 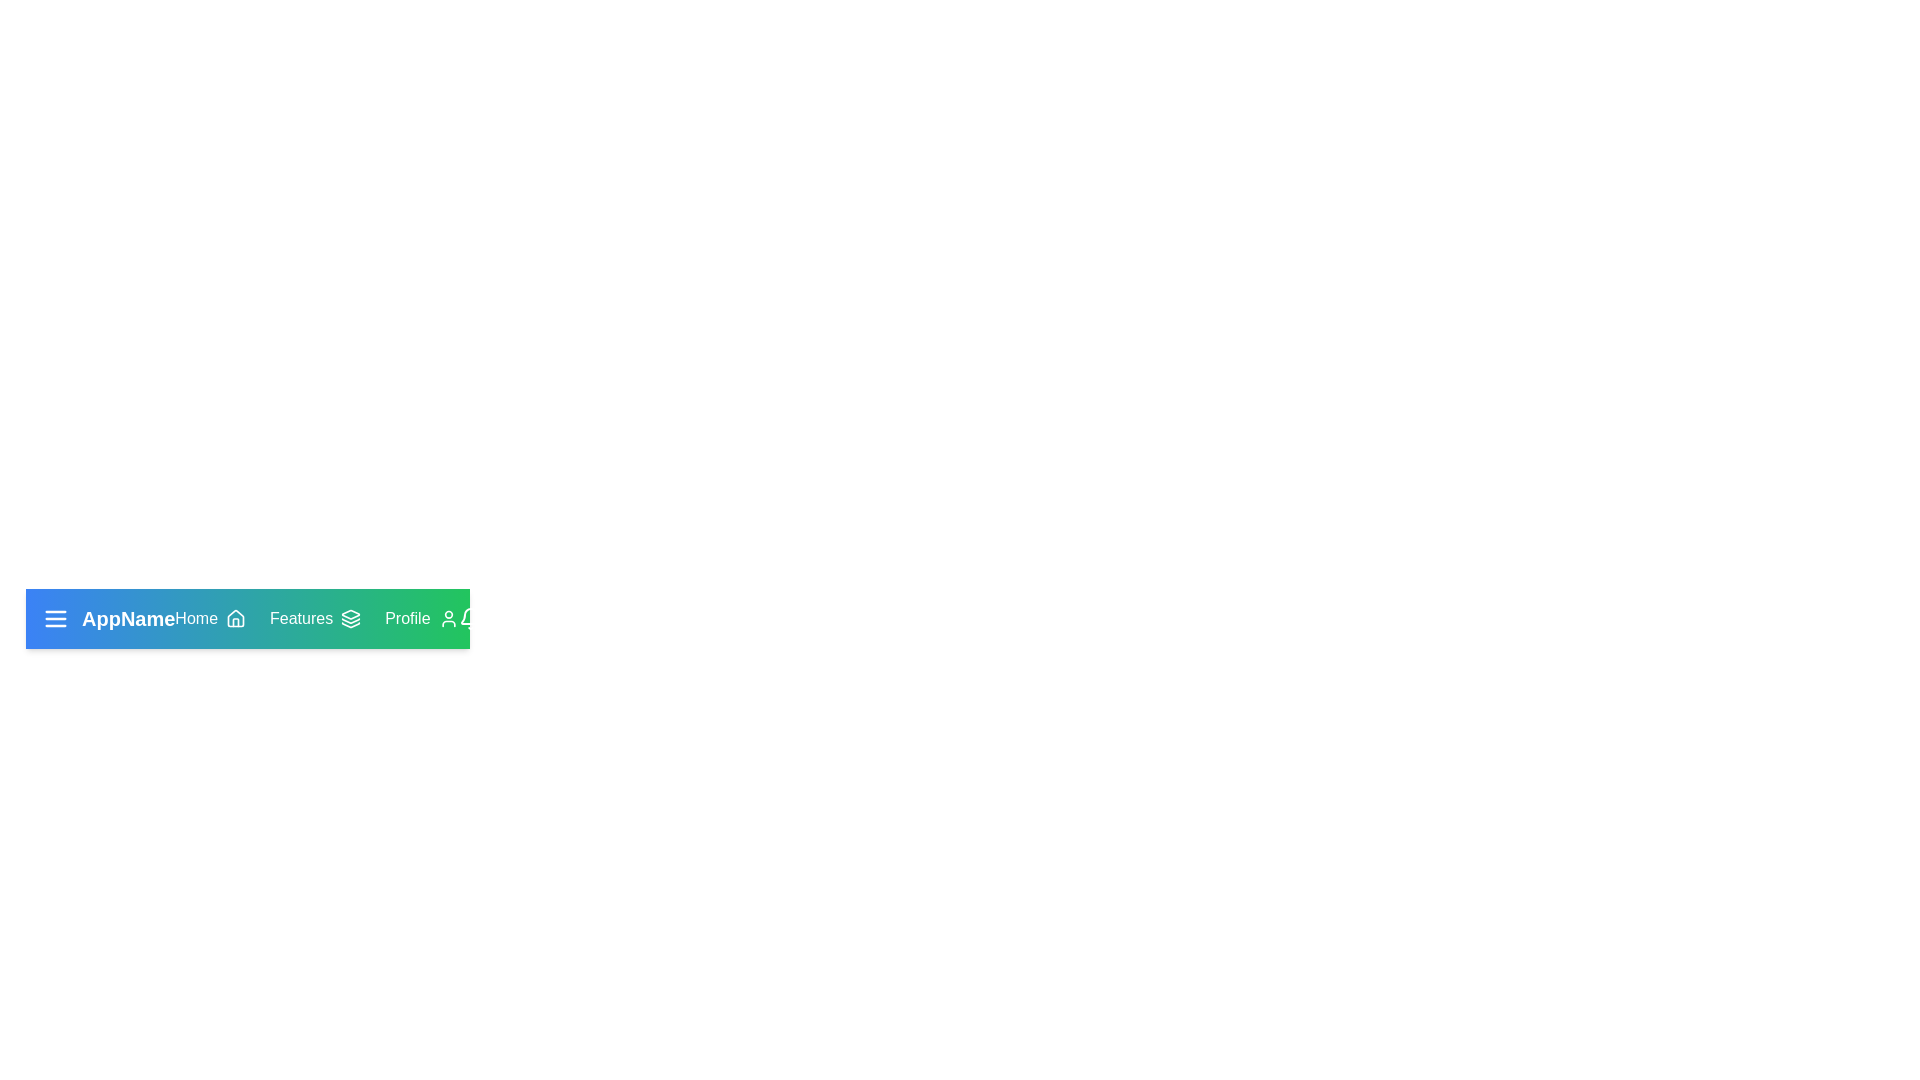 I want to click on the 'Profile' button, so click(x=420, y=617).